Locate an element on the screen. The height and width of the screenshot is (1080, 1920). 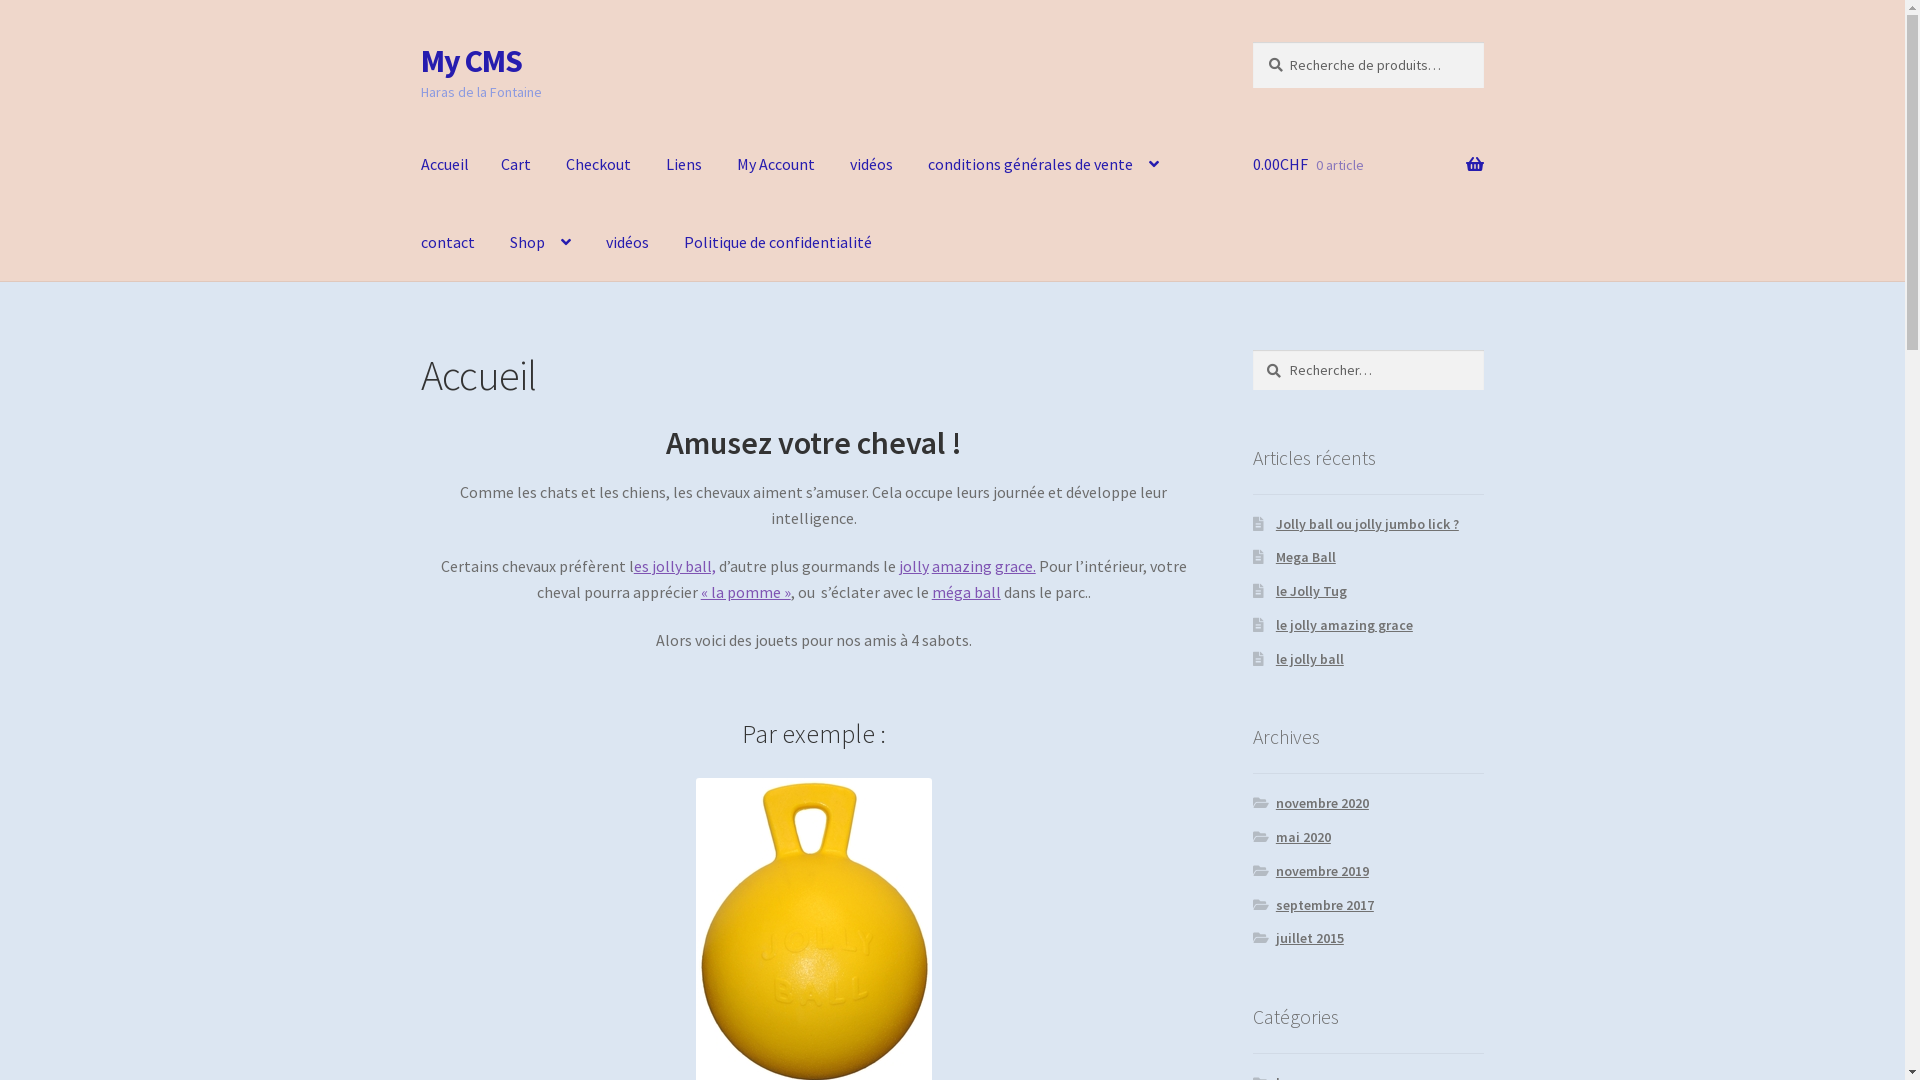
'Mega Ball' is located at coordinates (1275, 556).